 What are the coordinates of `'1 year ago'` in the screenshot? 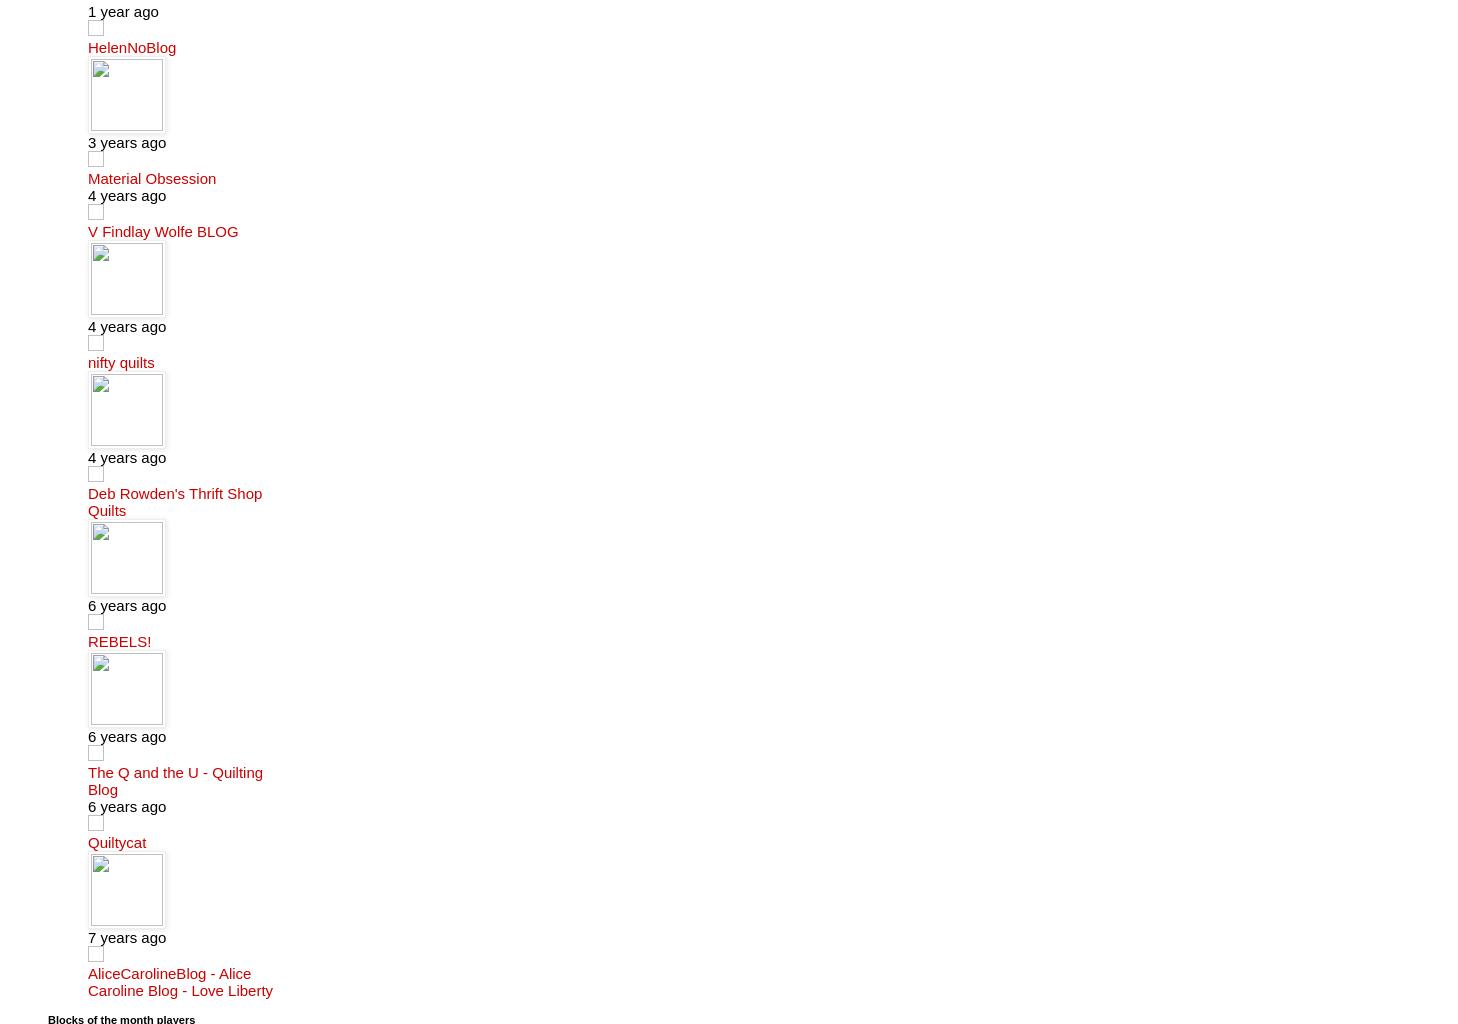 It's located at (87, 10).